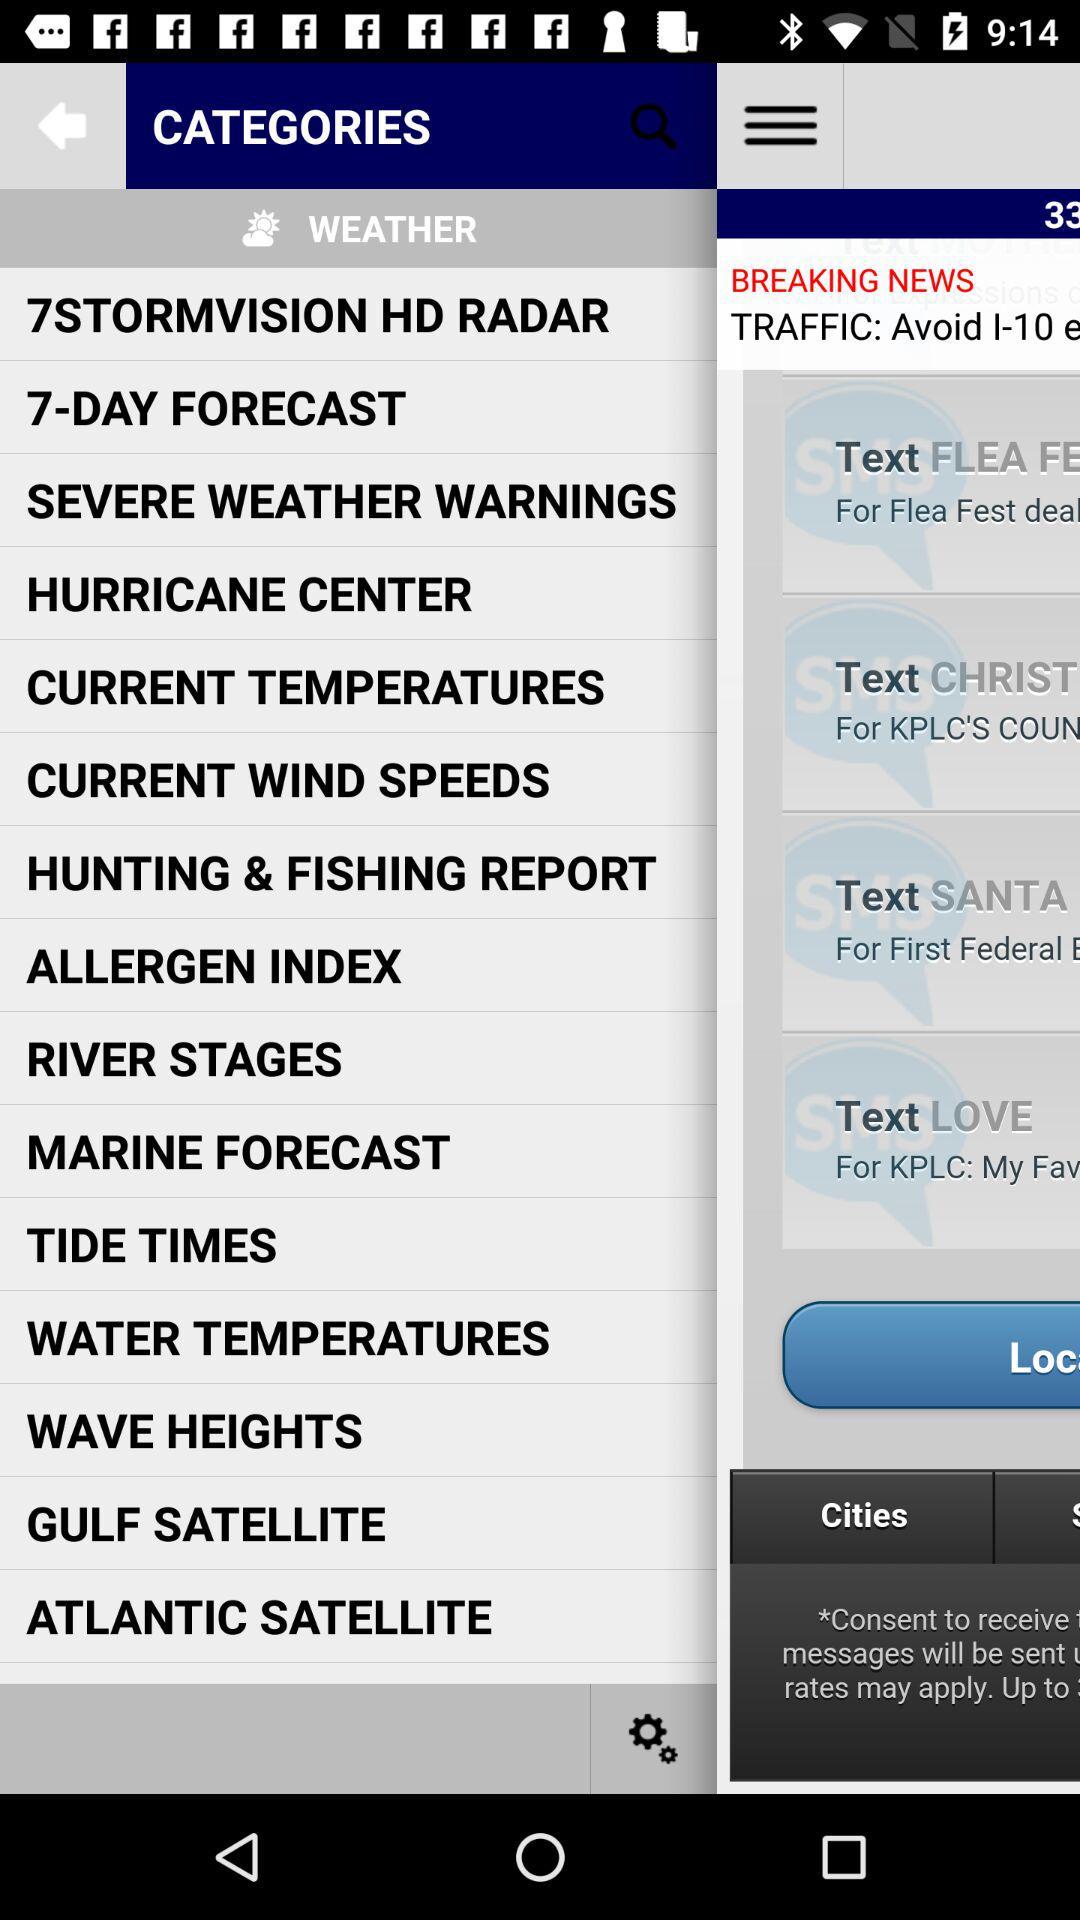  Describe the element at coordinates (778, 124) in the screenshot. I see `options button at top right corner` at that location.